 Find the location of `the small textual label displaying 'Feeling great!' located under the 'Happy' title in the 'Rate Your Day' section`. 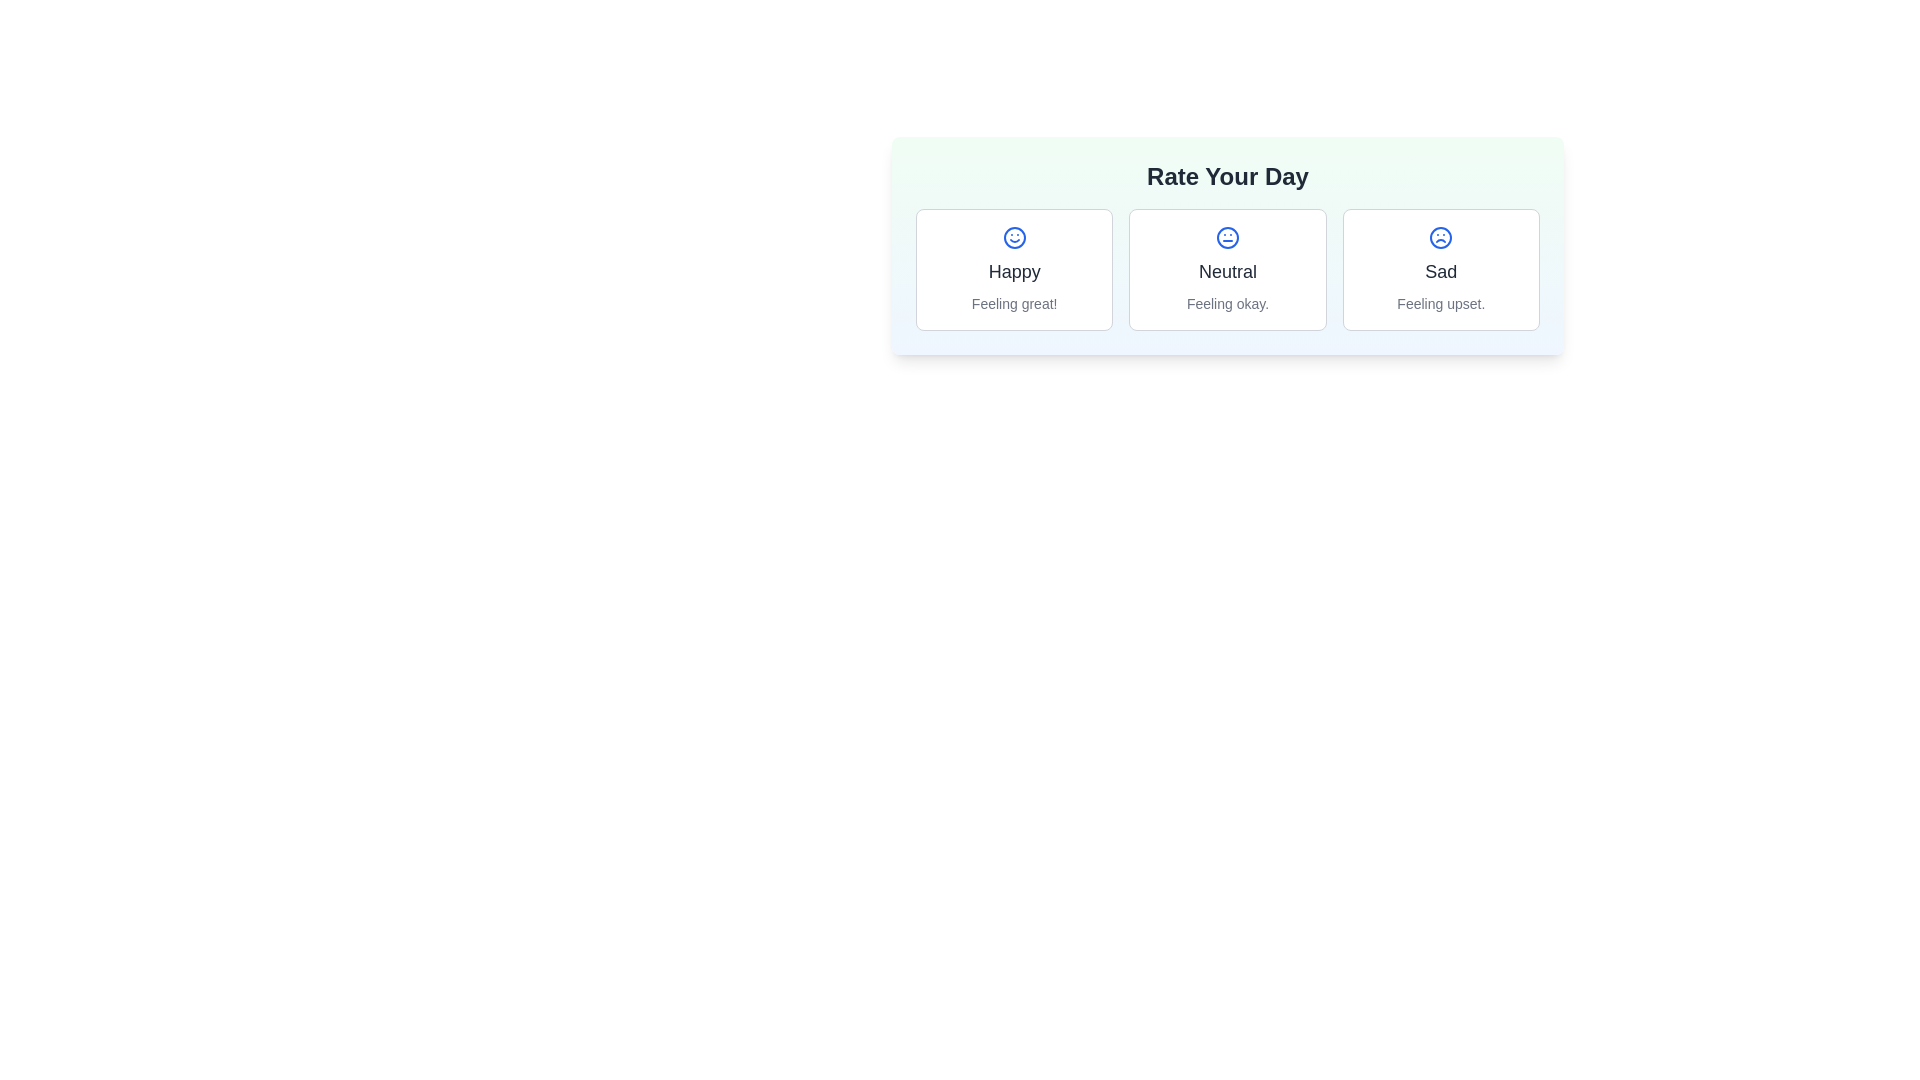

the small textual label displaying 'Feeling great!' located under the 'Happy' title in the 'Rate Your Day' section is located at coordinates (1014, 304).